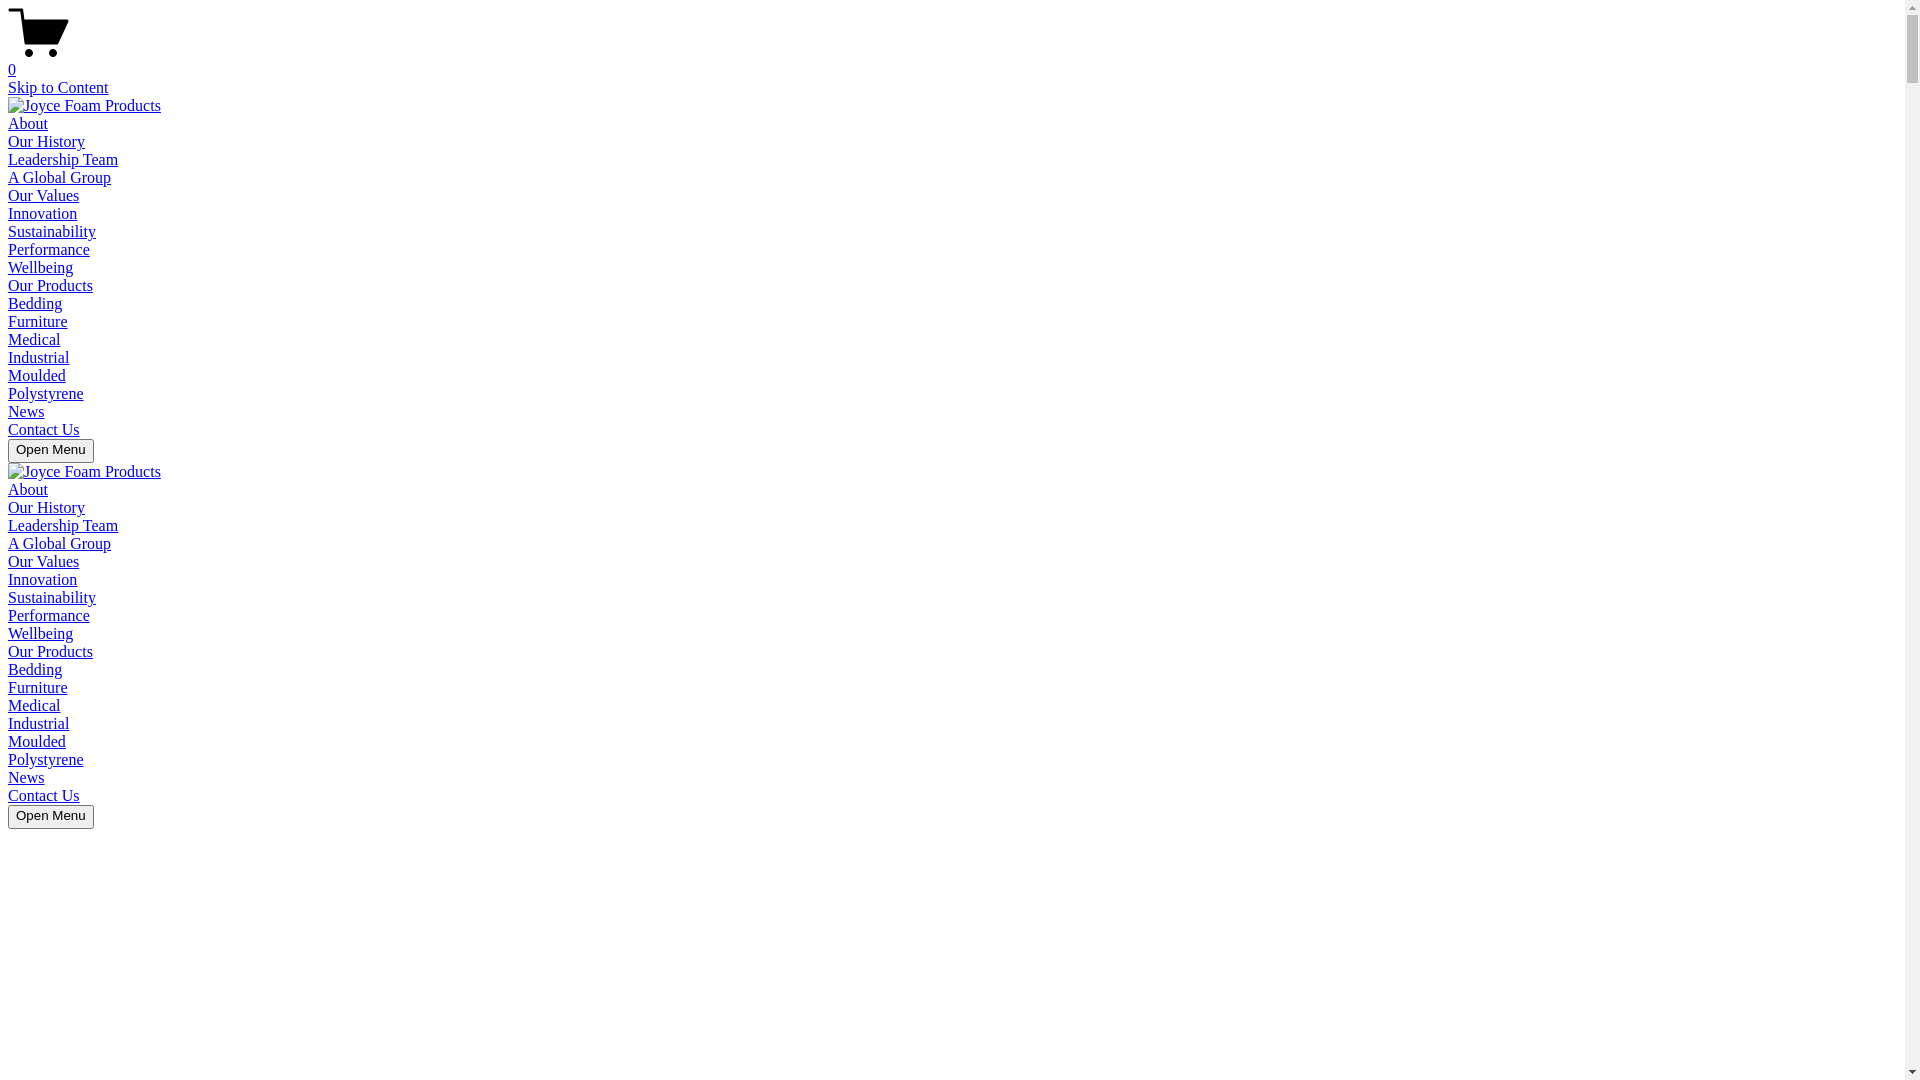  What do you see at coordinates (8, 428) in the screenshot?
I see `'Contact Us'` at bounding box center [8, 428].